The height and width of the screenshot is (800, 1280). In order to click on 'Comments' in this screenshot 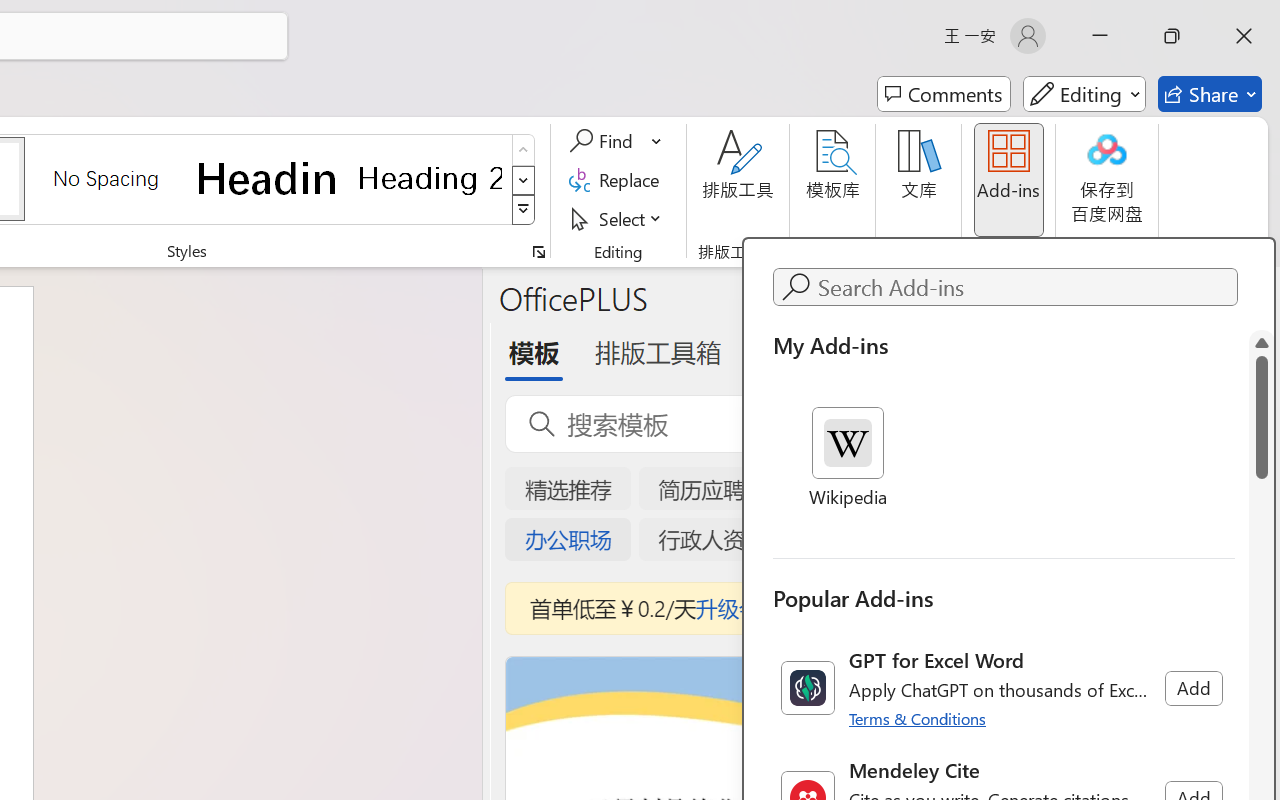, I will do `click(943, 94)`.